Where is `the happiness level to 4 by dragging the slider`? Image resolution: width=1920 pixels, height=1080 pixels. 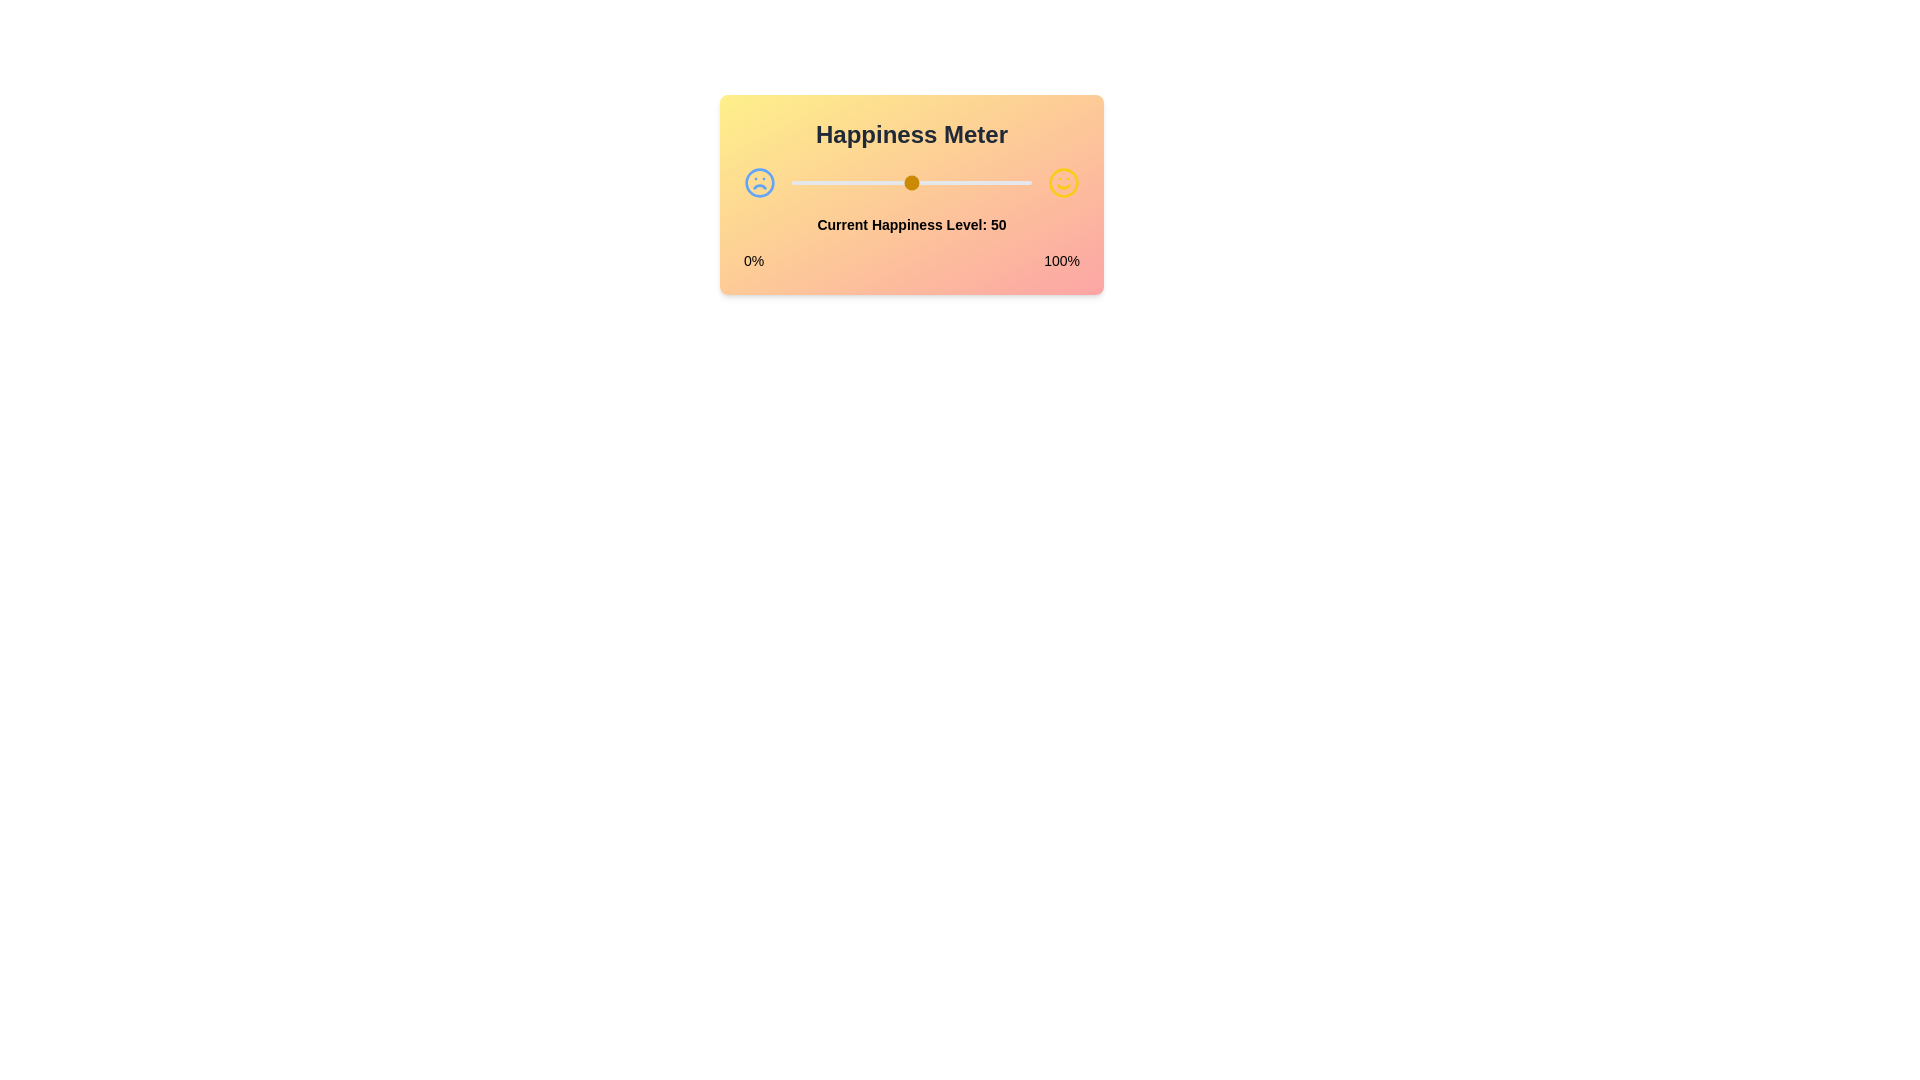 the happiness level to 4 by dragging the slider is located at coordinates (801, 182).